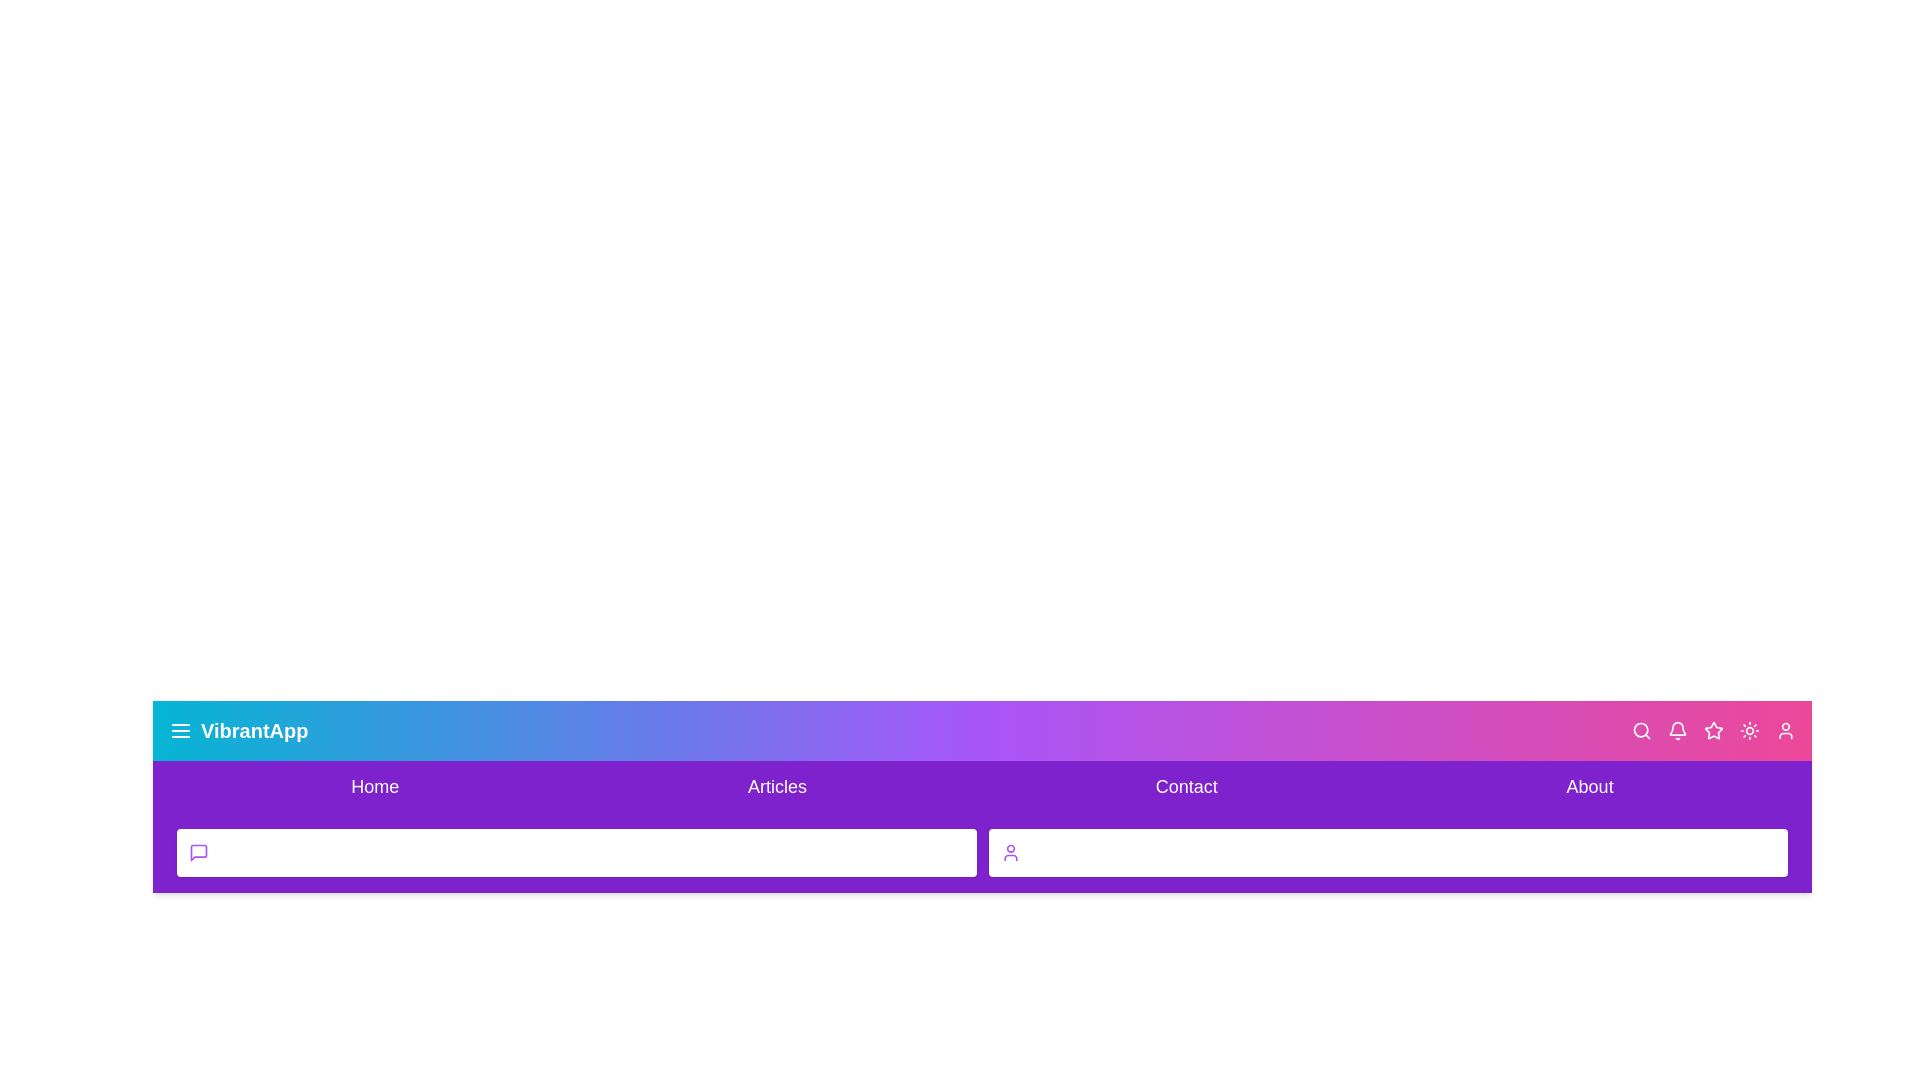 This screenshot has width=1920, height=1080. Describe the element at coordinates (1712, 731) in the screenshot. I see `the star icon to mark items as favorites` at that location.